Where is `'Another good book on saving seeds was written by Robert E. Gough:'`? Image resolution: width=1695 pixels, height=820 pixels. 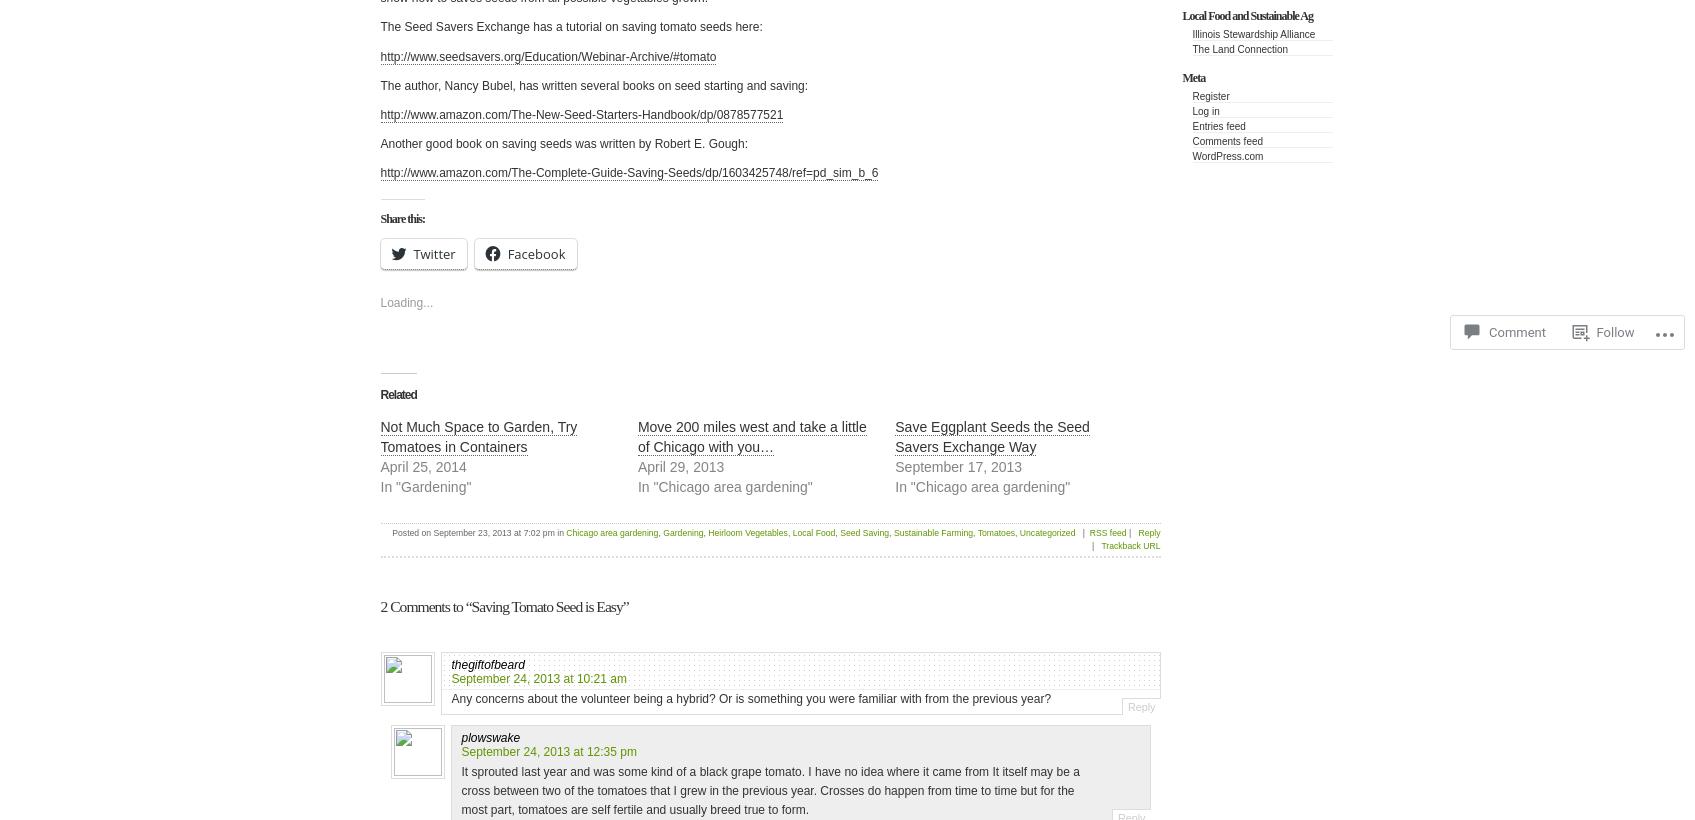
'Another good book on saving seeds was written by Robert E. Gough:' is located at coordinates (563, 142).